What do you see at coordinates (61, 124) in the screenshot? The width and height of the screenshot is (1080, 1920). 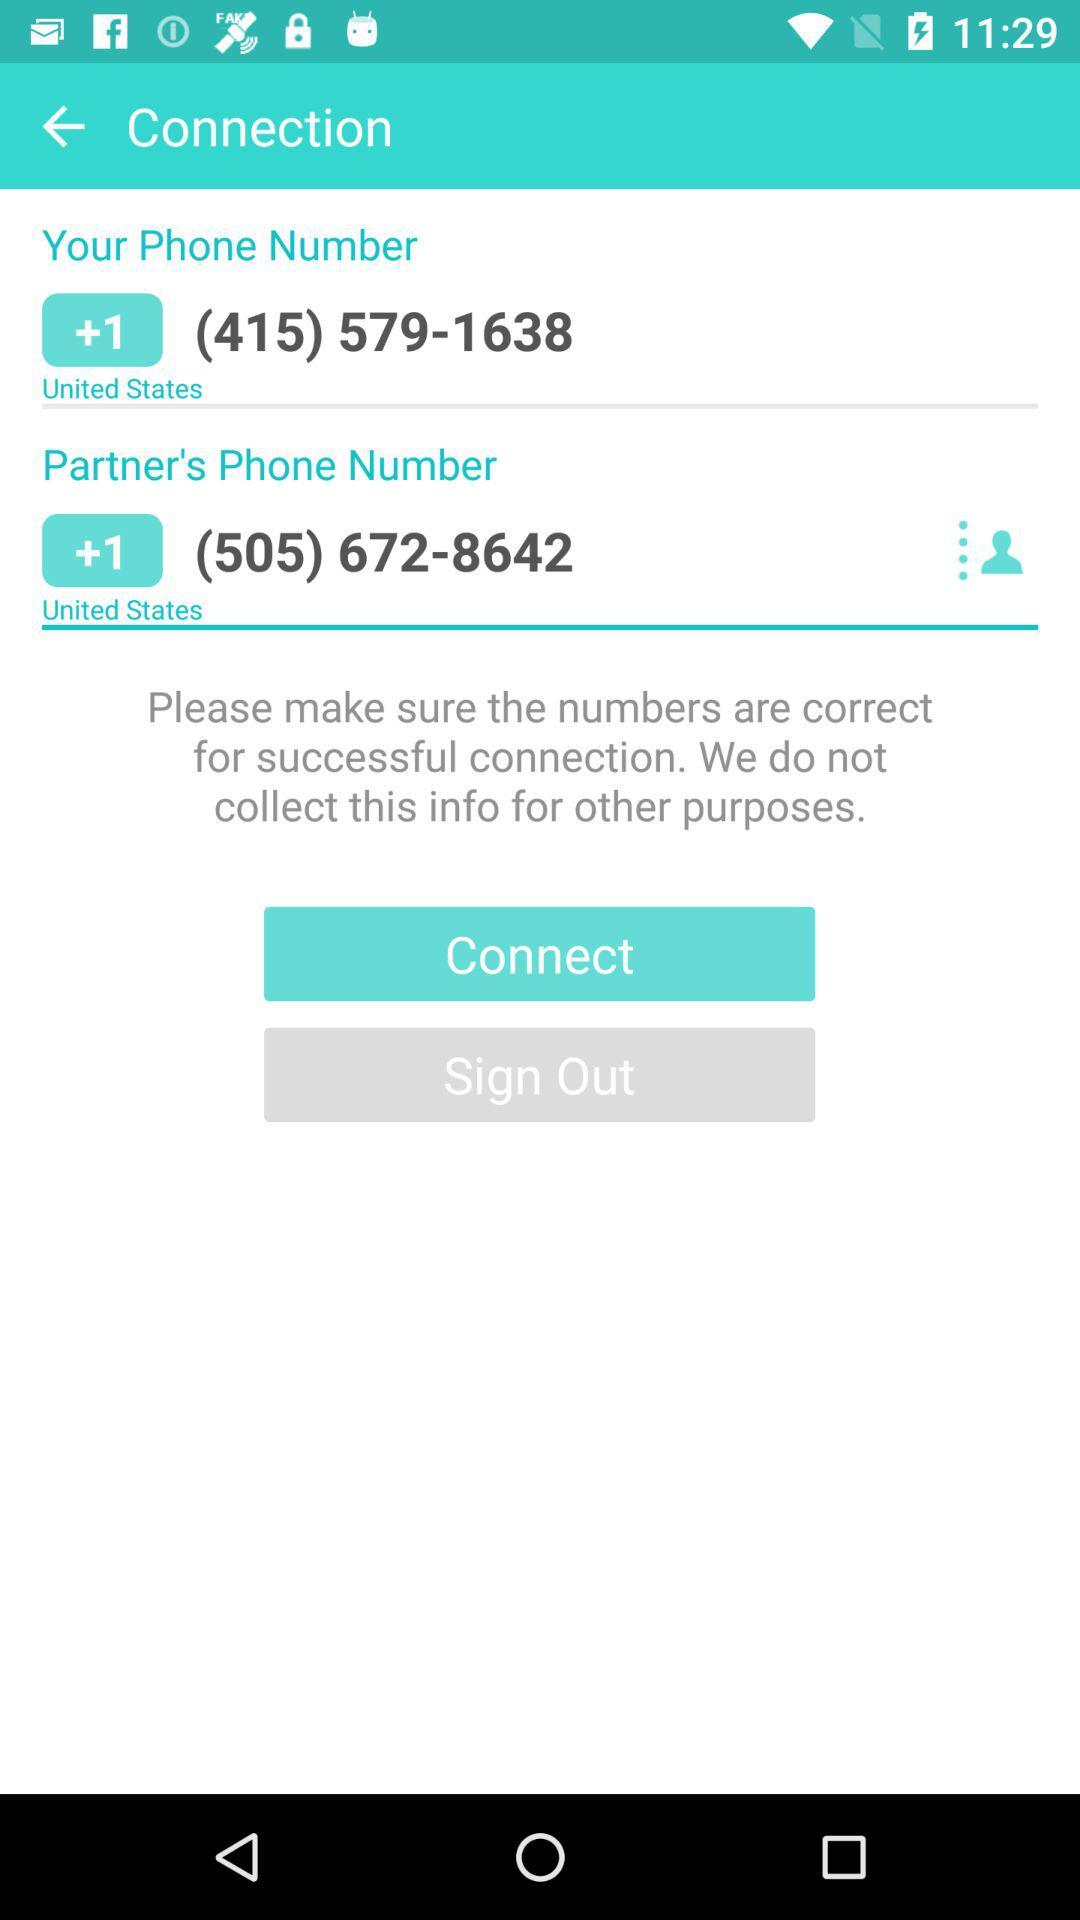 I see `icon above the your phone number item` at bounding box center [61, 124].